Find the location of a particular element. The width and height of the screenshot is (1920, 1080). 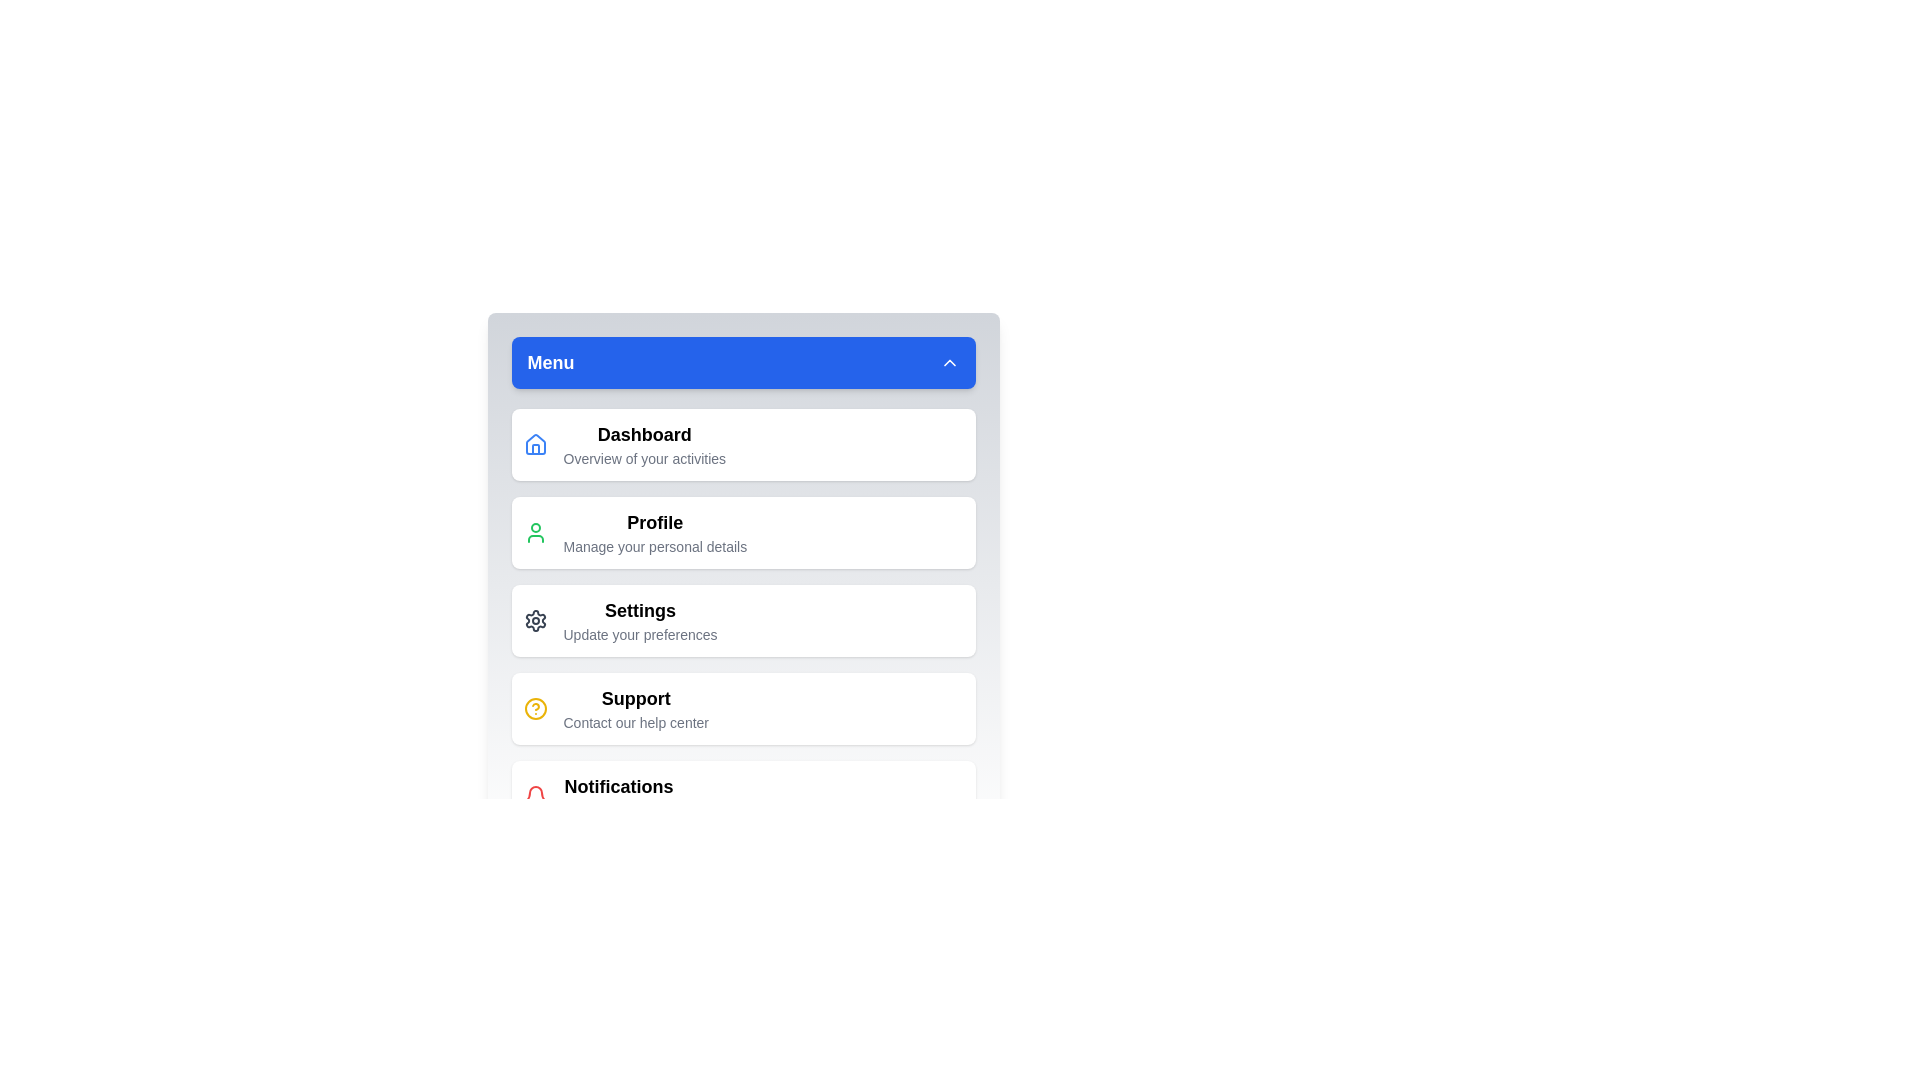

the 'Notifications' label, which is a bold-styled text element positioned at the lower part of a vertically stacked menu layout, standing out with its larger font size is located at coordinates (618, 785).